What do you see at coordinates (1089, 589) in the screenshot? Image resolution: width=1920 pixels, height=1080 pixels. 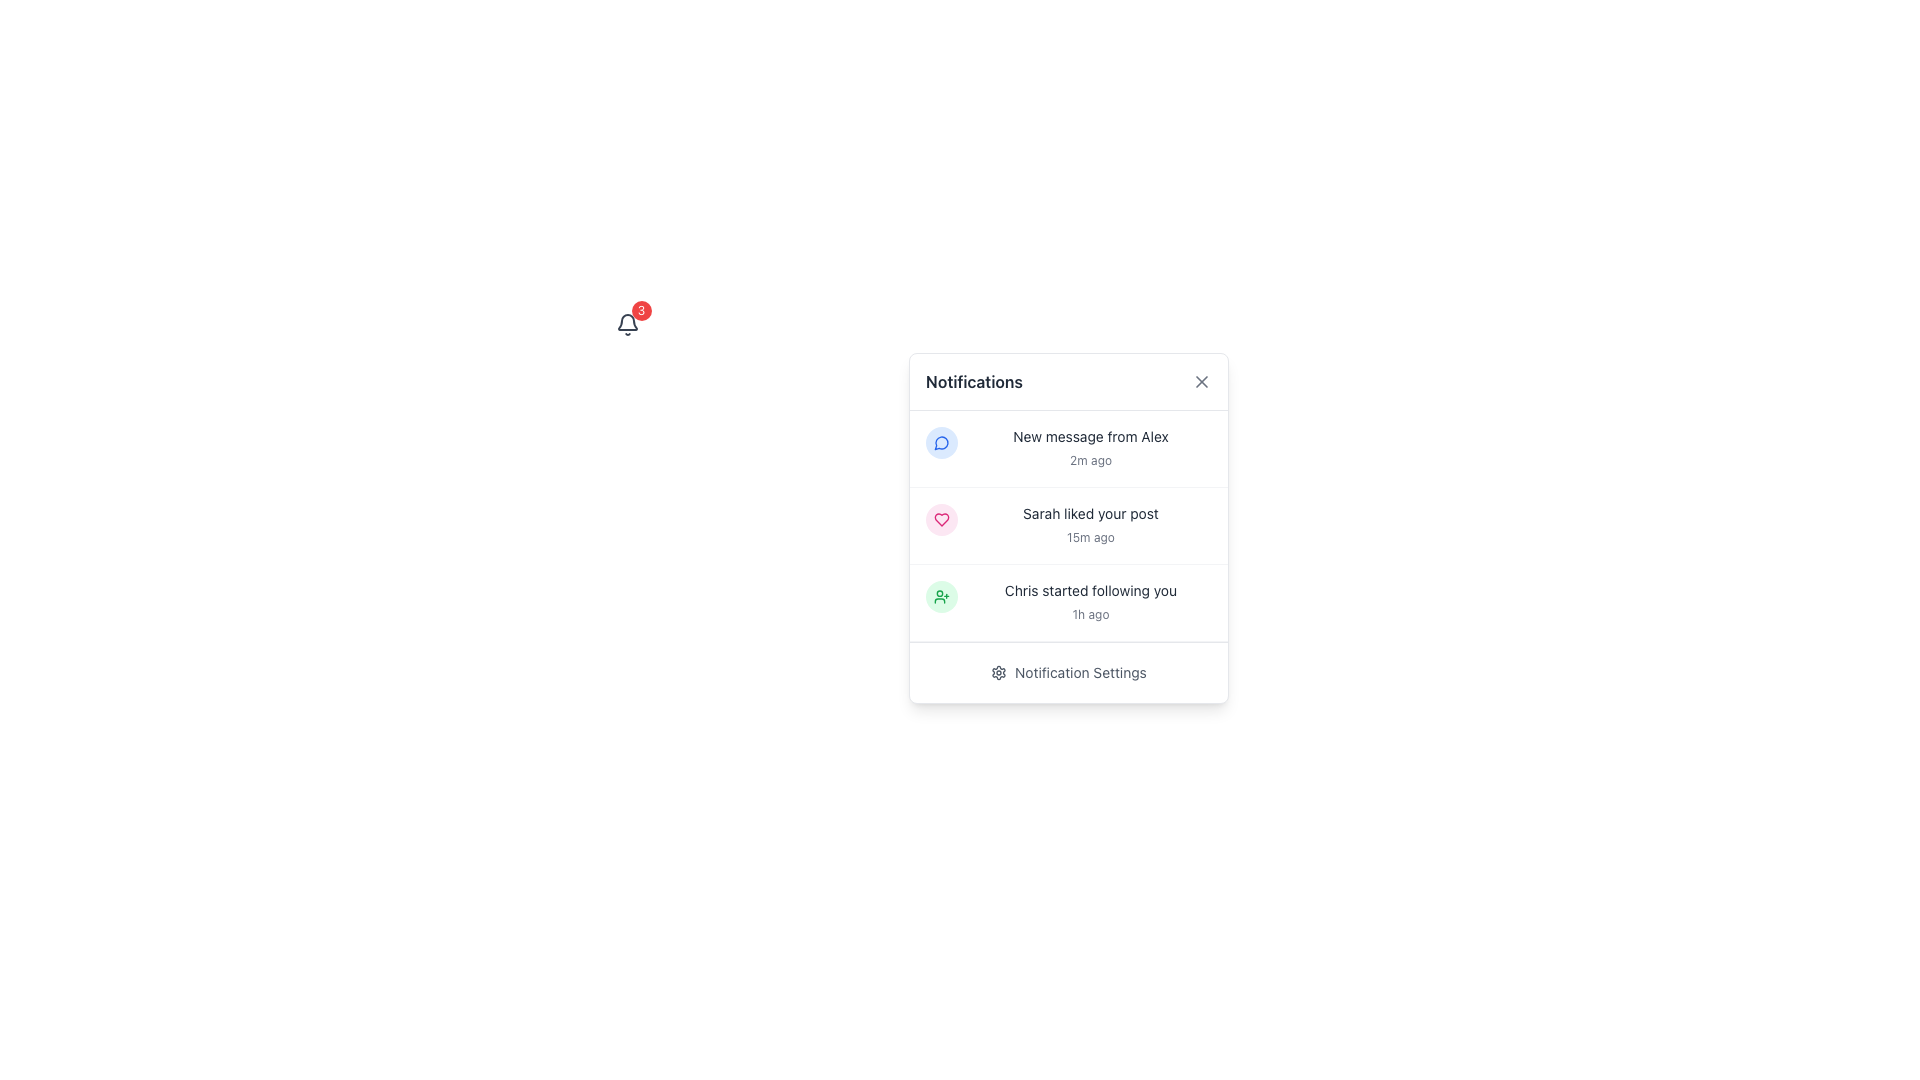 I see `displayed text of the notification about the new follower named Chris, which is the main text content of the third notification item in the dropdown list` at bounding box center [1089, 589].